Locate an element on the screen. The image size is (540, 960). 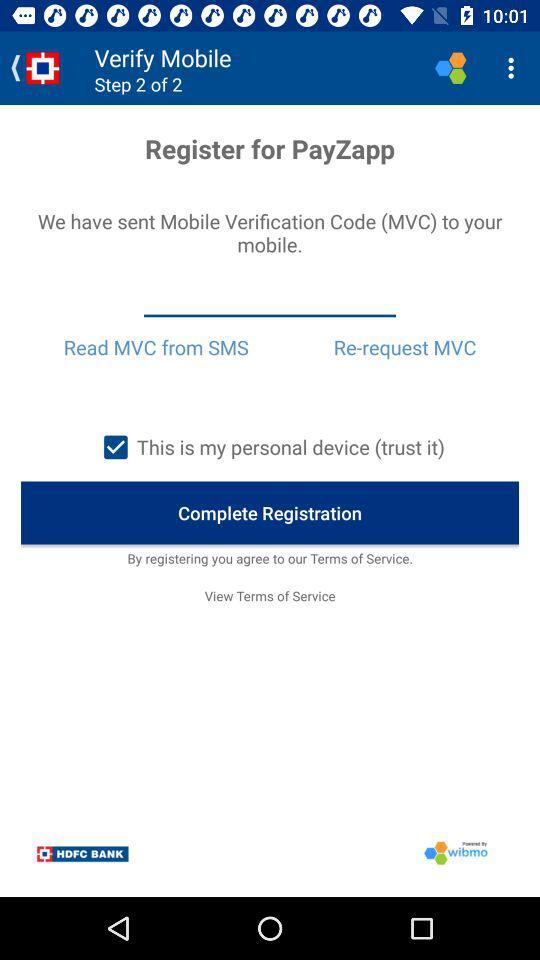
complete registration is located at coordinates (270, 512).